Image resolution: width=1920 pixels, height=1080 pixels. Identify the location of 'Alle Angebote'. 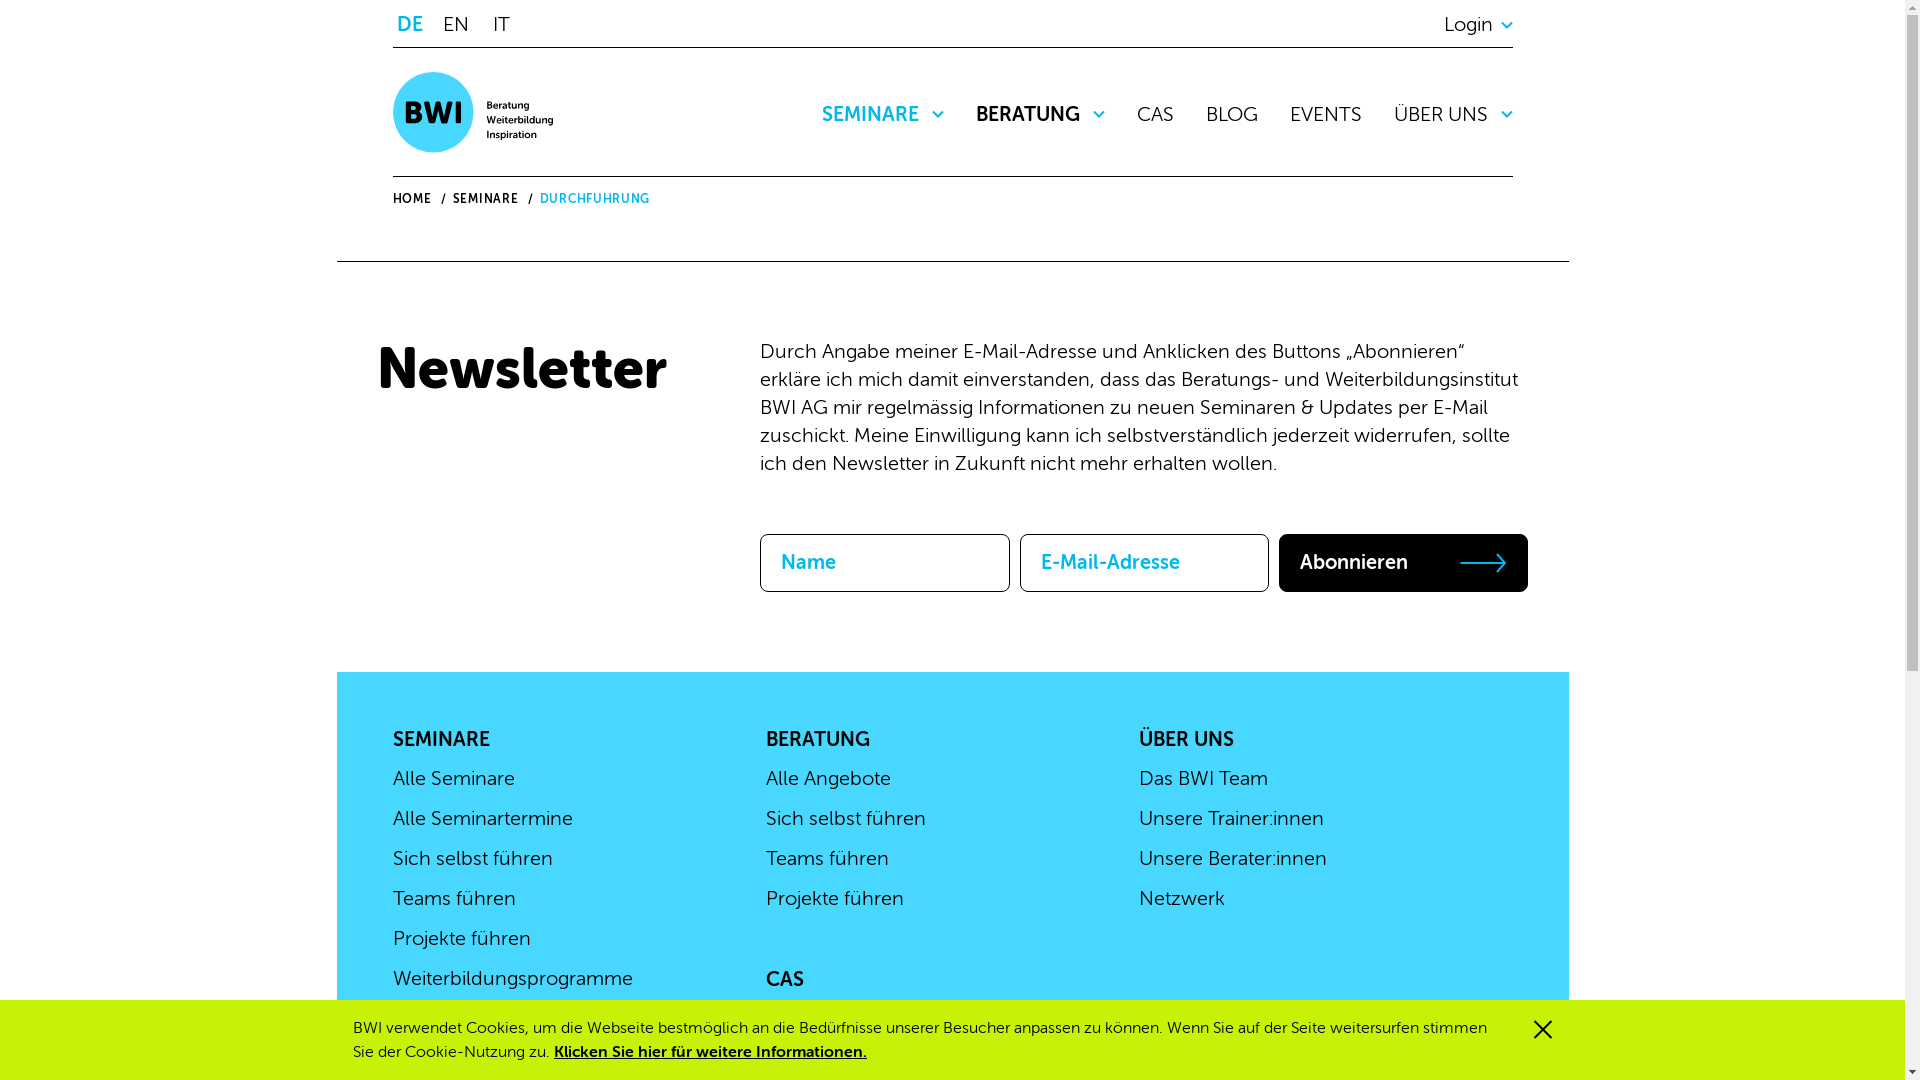
(828, 777).